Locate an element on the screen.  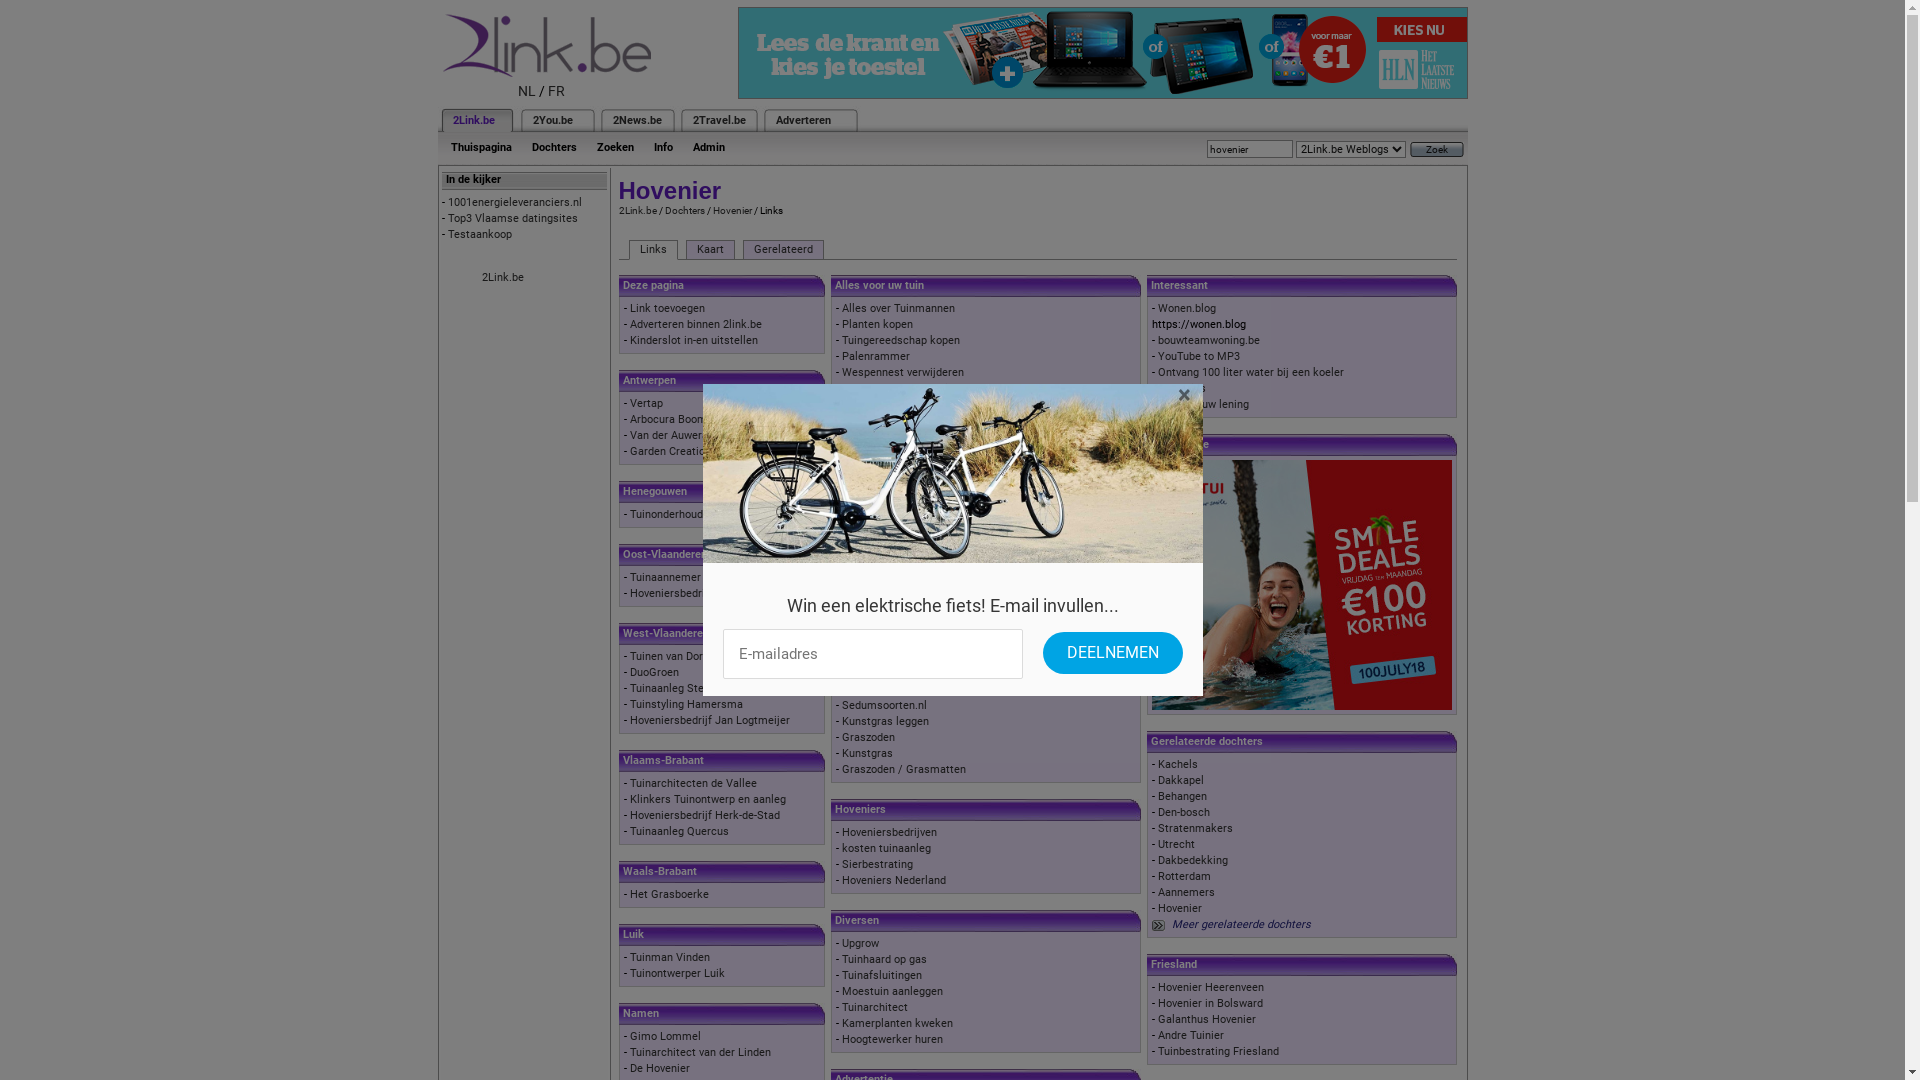
'Tuinaannemer Oost-Vlaanderen' is located at coordinates (708, 577).